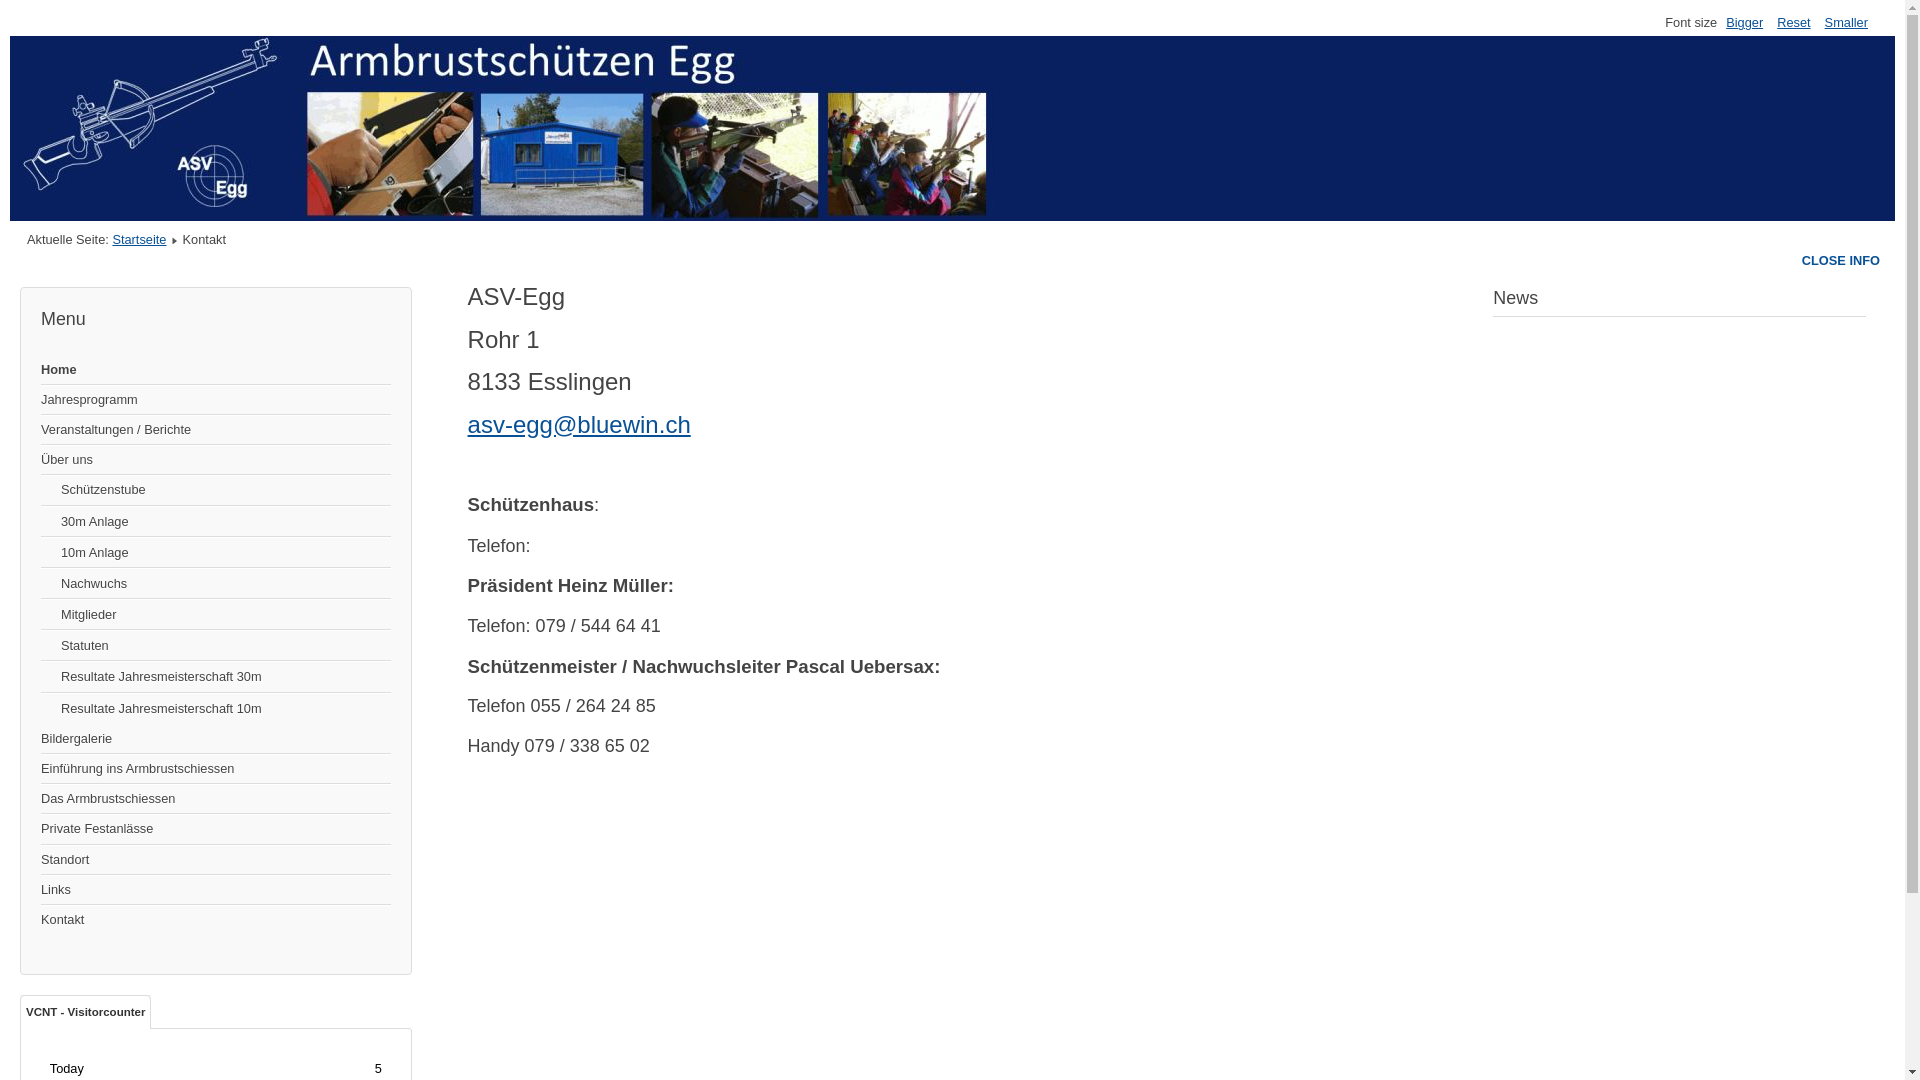 Image resolution: width=1920 pixels, height=1080 pixels. What do you see at coordinates (578, 423) in the screenshot?
I see `'asv-egg@bluewin.ch'` at bounding box center [578, 423].